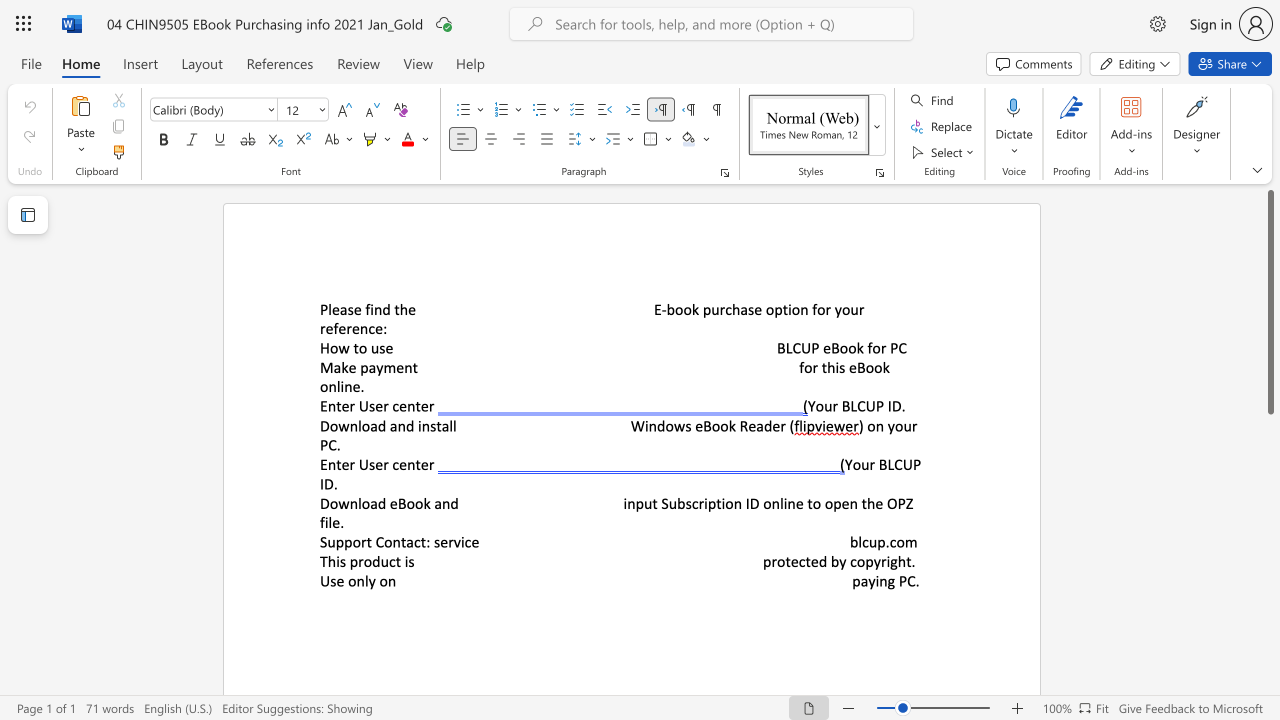 The image size is (1280, 720). What do you see at coordinates (449, 542) in the screenshot?
I see `the 2th character "r" in the text` at bounding box center [449, 542].